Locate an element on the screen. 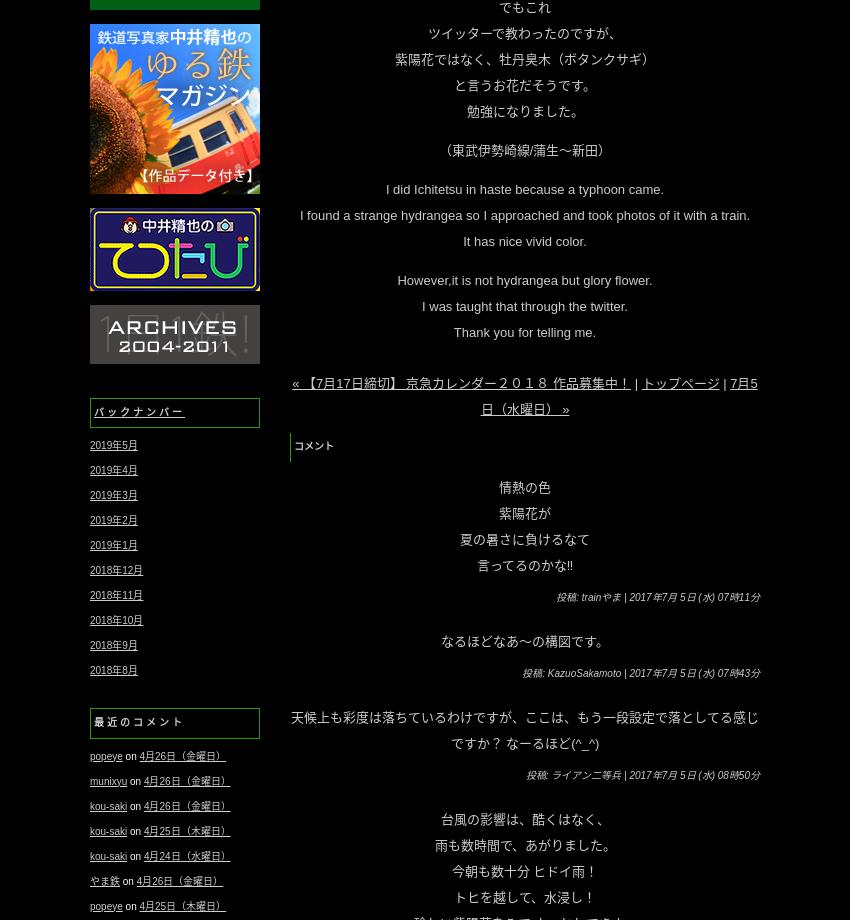  '（東武伊勢崎線/蒲生〜新田）' is located at coordinates (523, 149).